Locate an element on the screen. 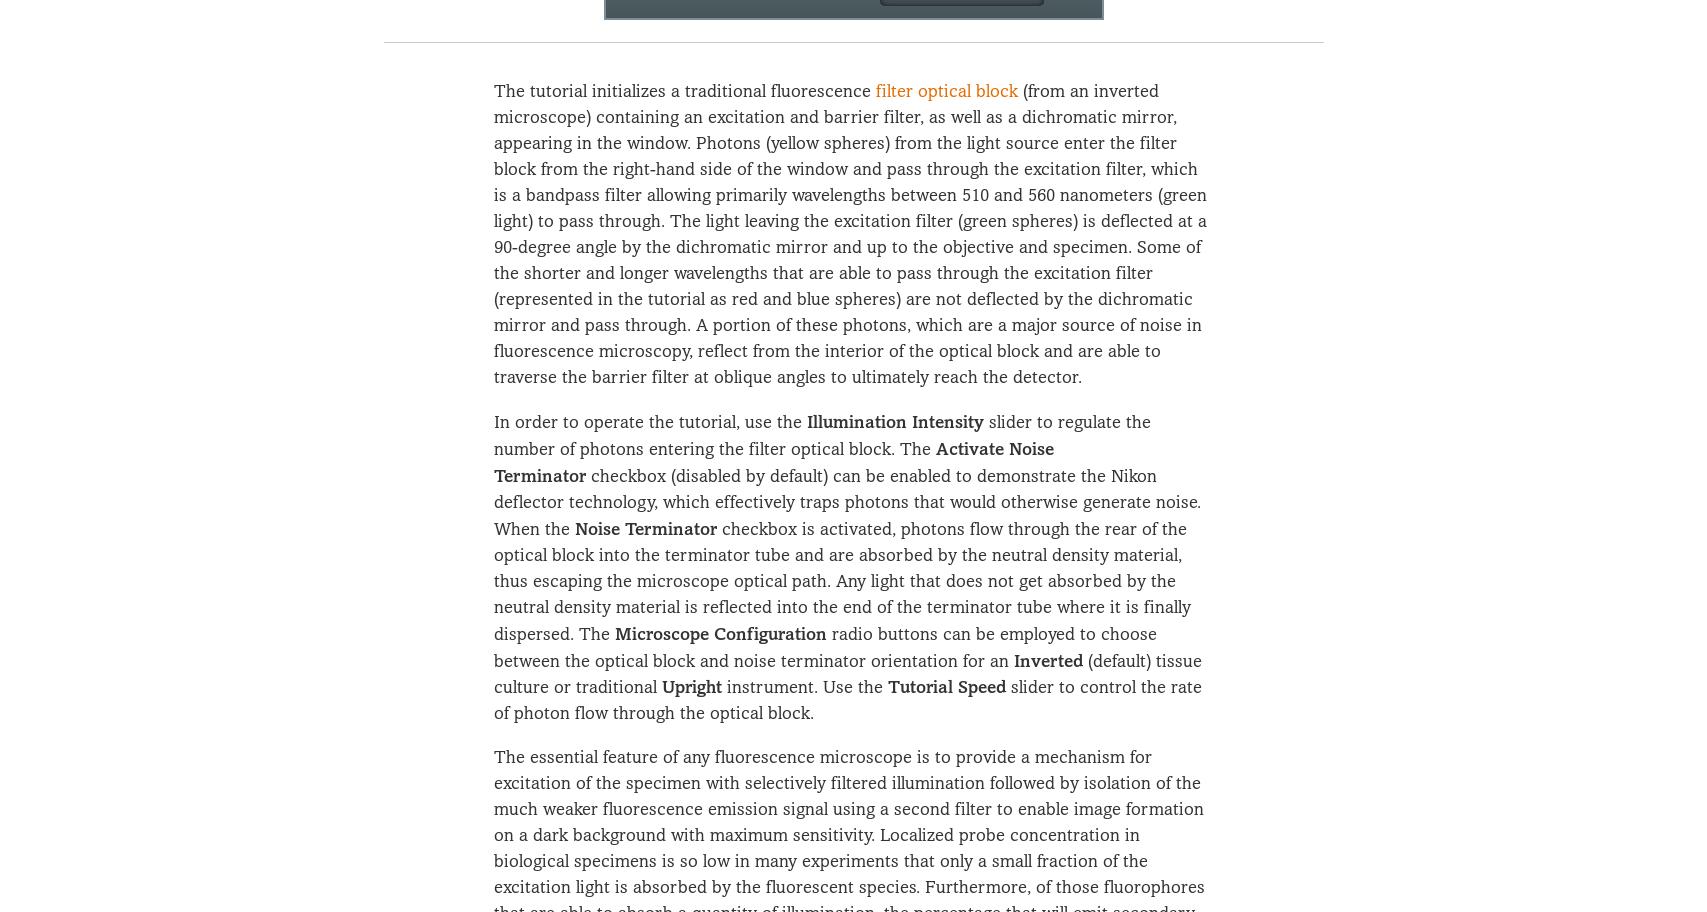  'Illumination Intensity' is located at coordinates (893, 419).